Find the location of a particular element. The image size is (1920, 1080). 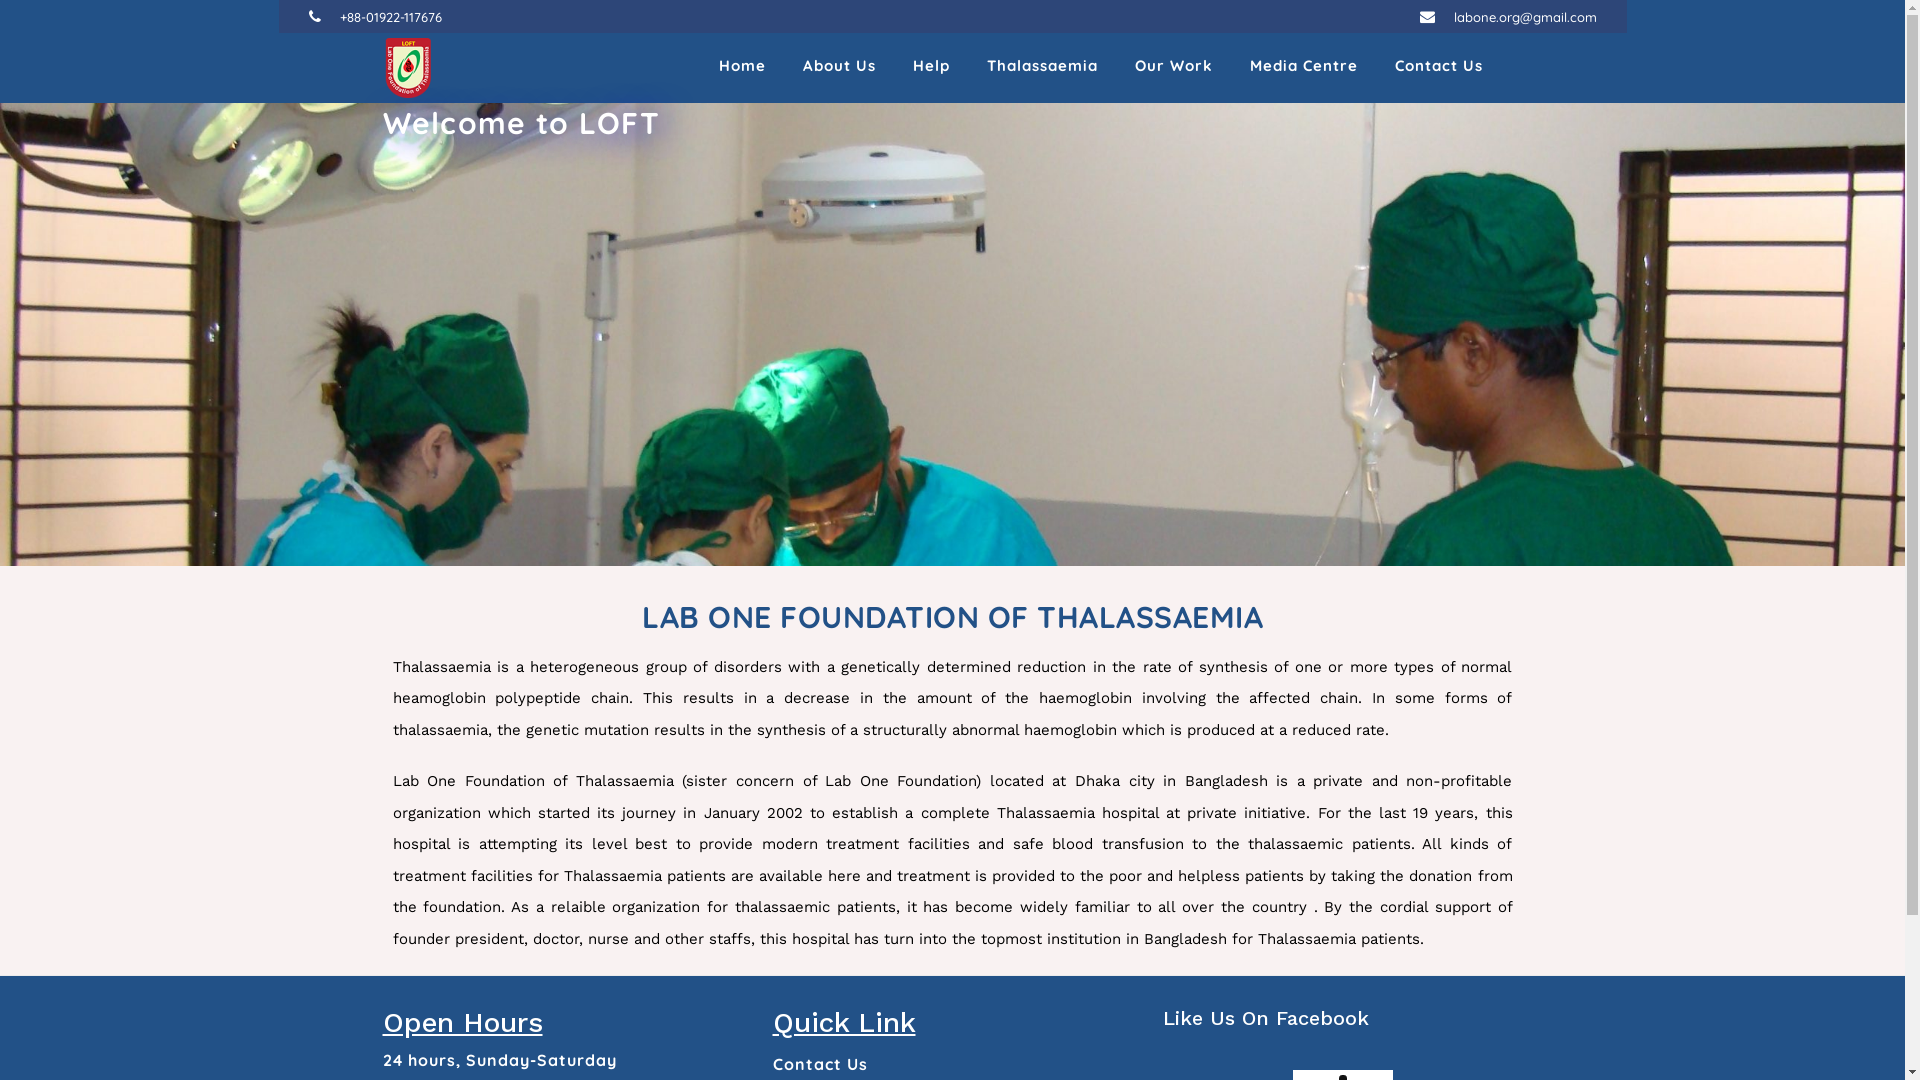

'Help' is located at coordinates (929, 67).